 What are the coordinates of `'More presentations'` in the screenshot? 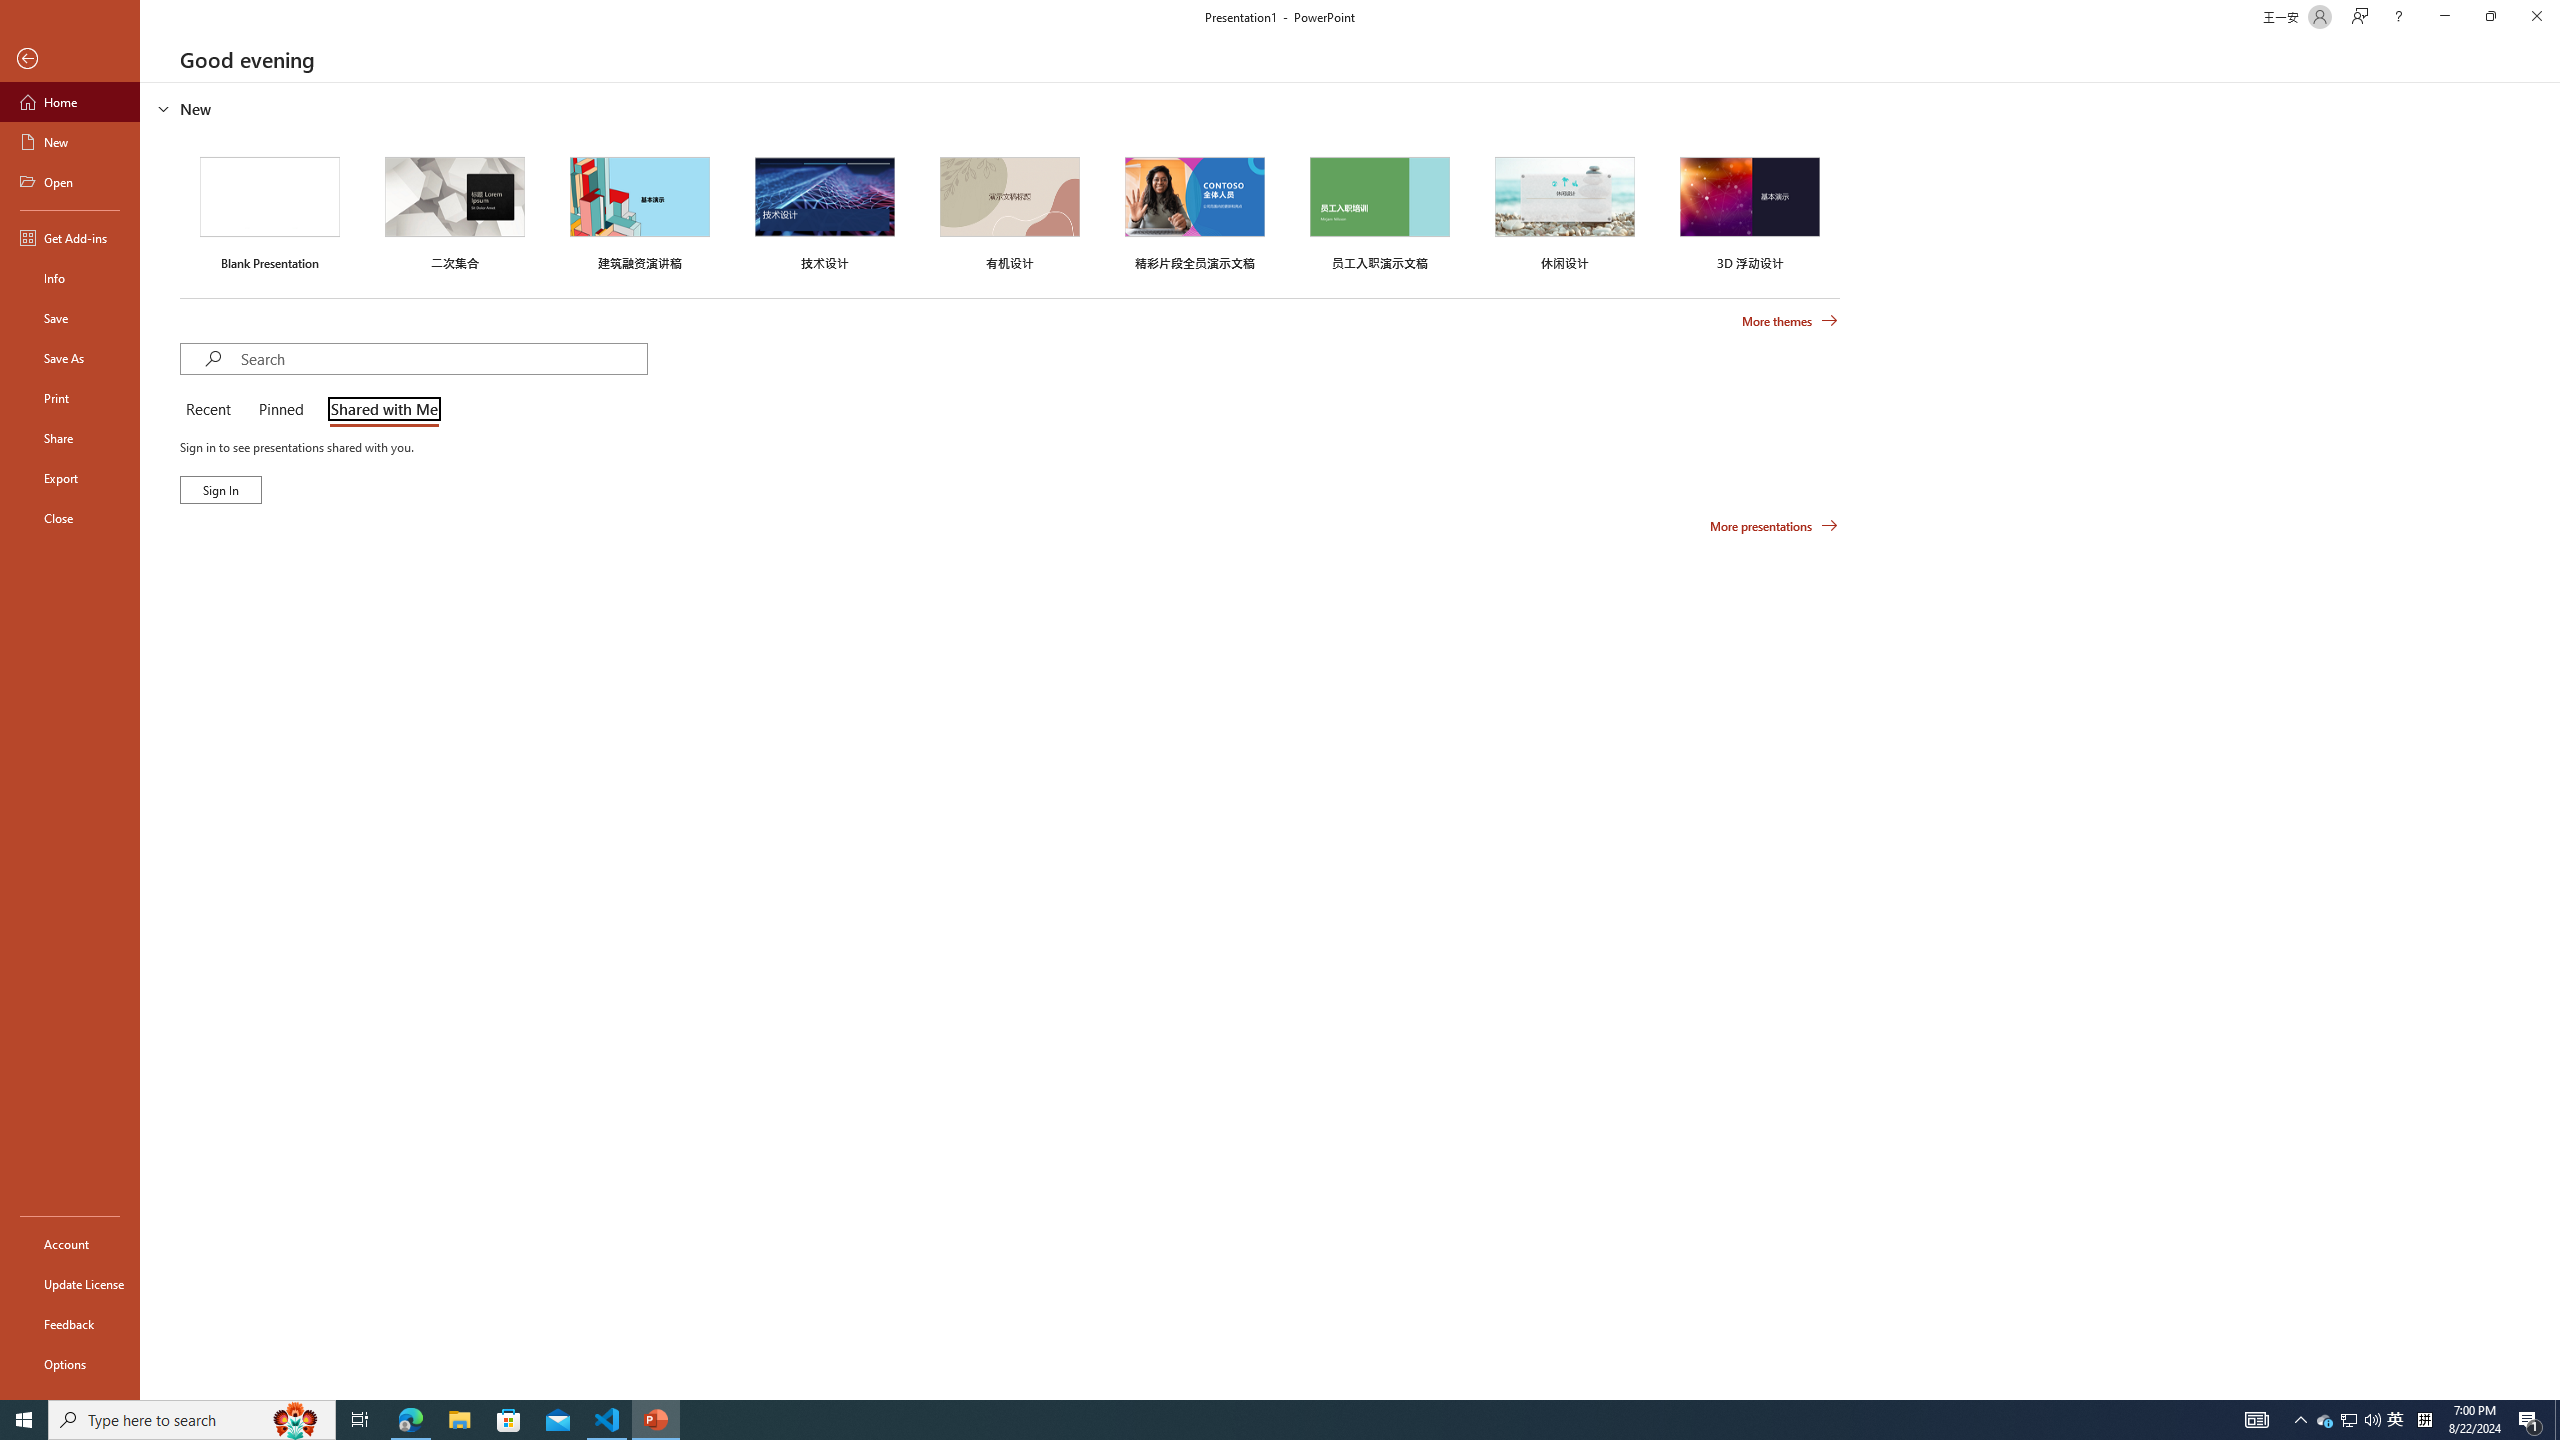 It's located at (1773, 524).